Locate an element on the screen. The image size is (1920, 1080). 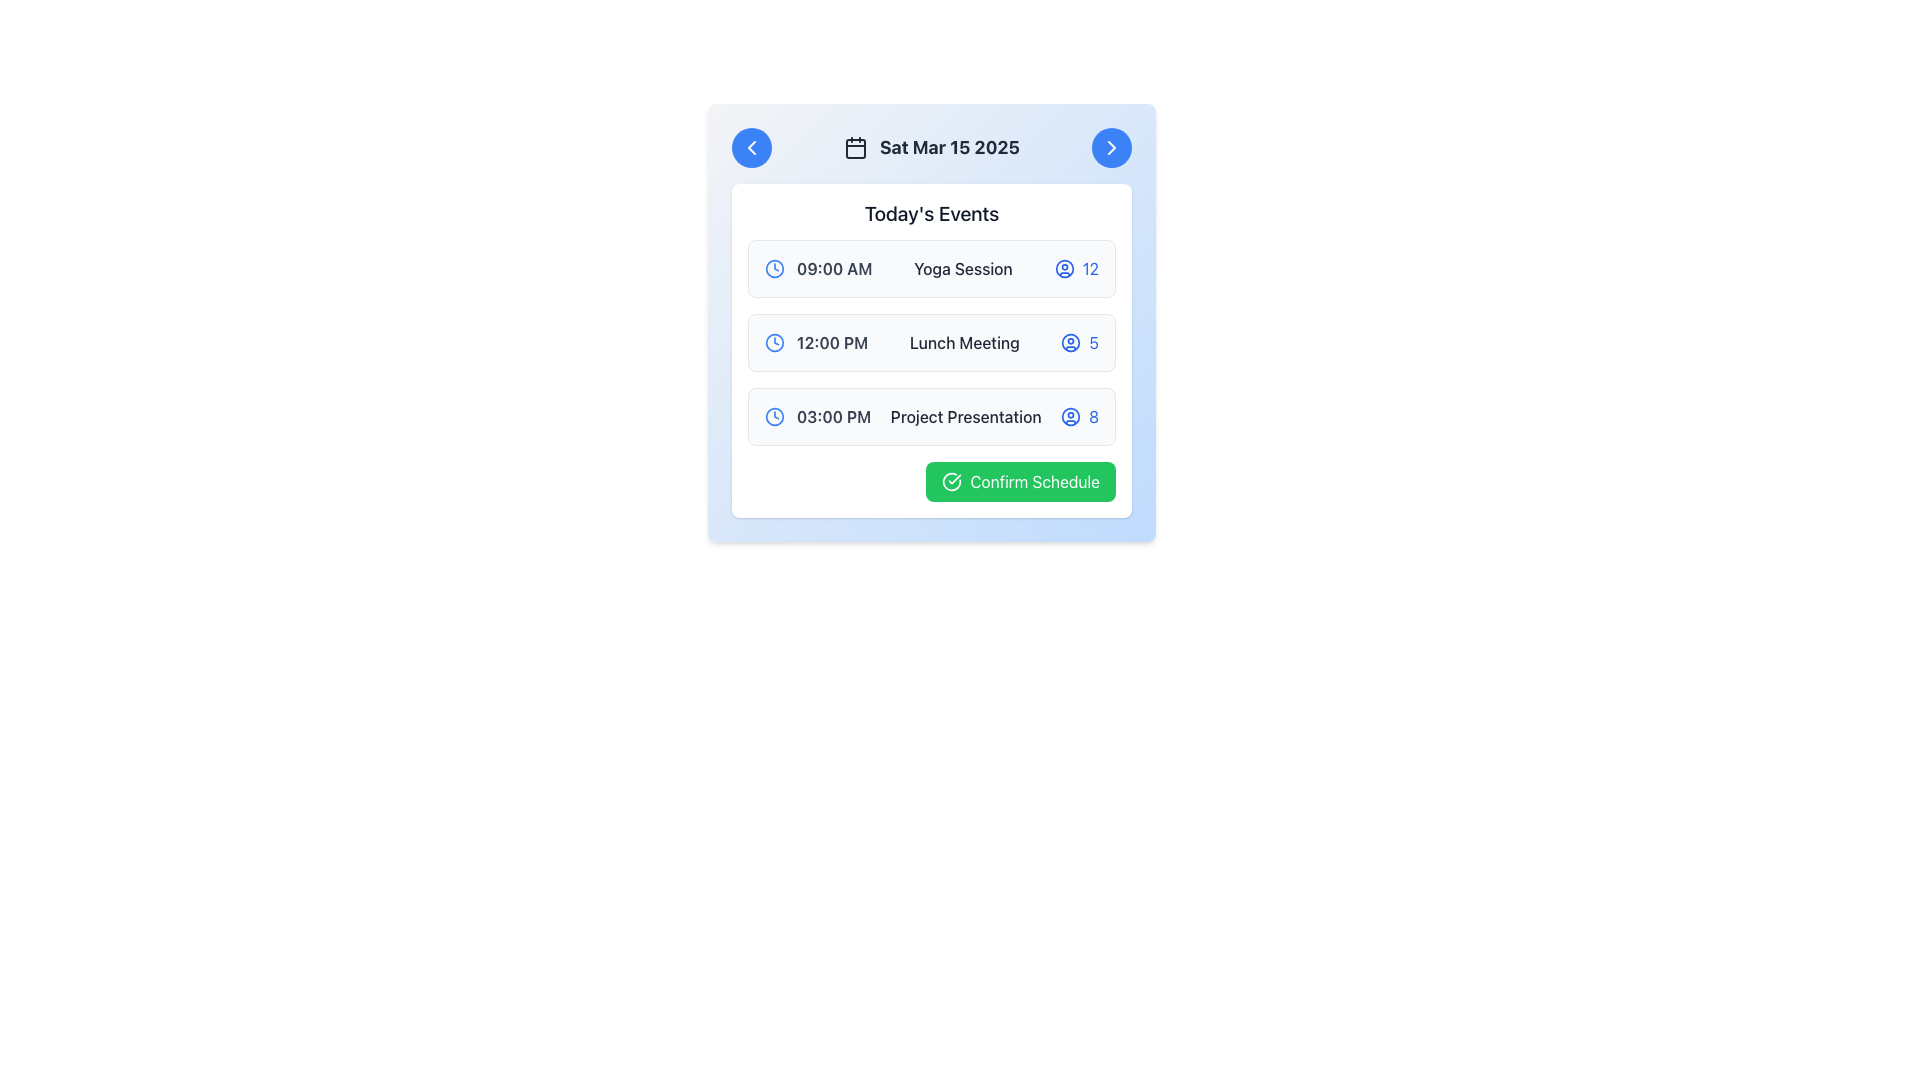
the scheduled event in the vertical list located in the 'Today's Events' section is located at coordinates (930, 342).